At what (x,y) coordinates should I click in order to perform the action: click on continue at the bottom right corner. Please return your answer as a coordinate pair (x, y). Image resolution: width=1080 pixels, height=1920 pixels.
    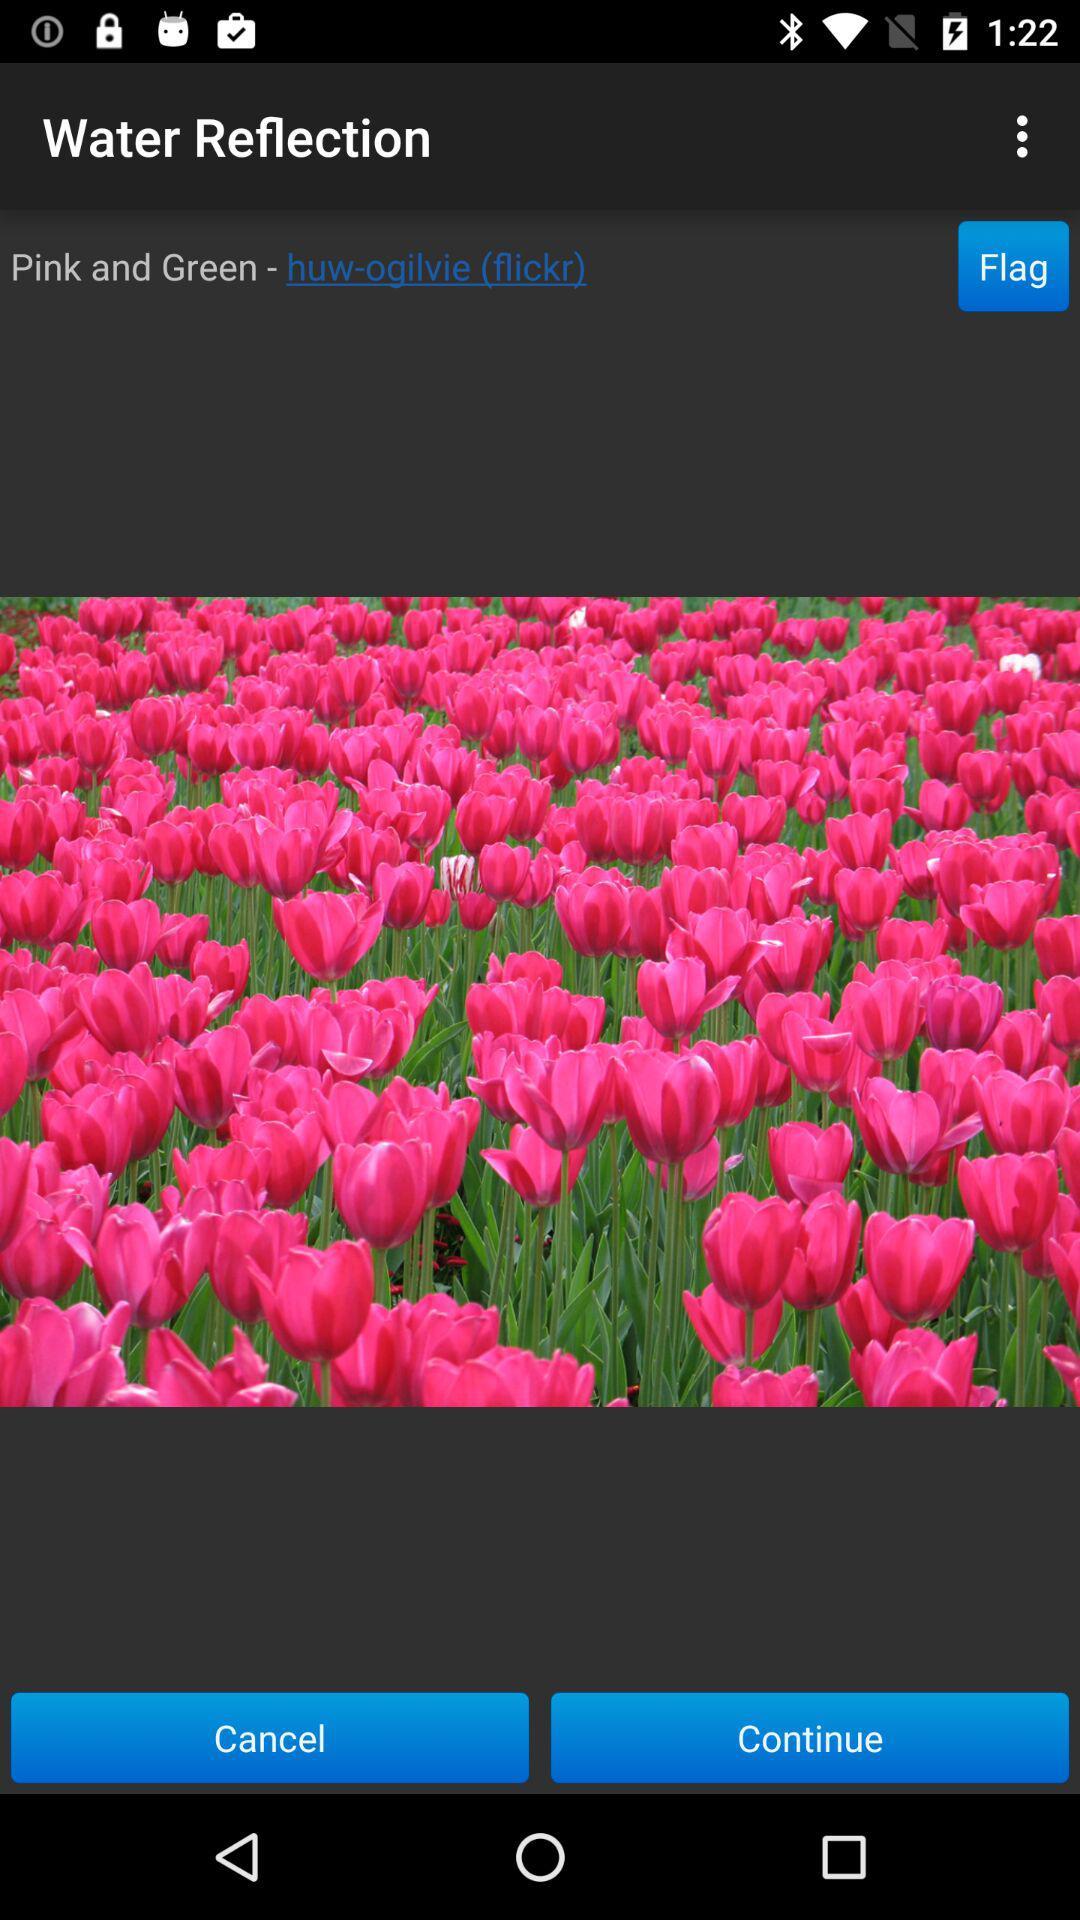
    Looking at the image, I should click on (810, 1736).